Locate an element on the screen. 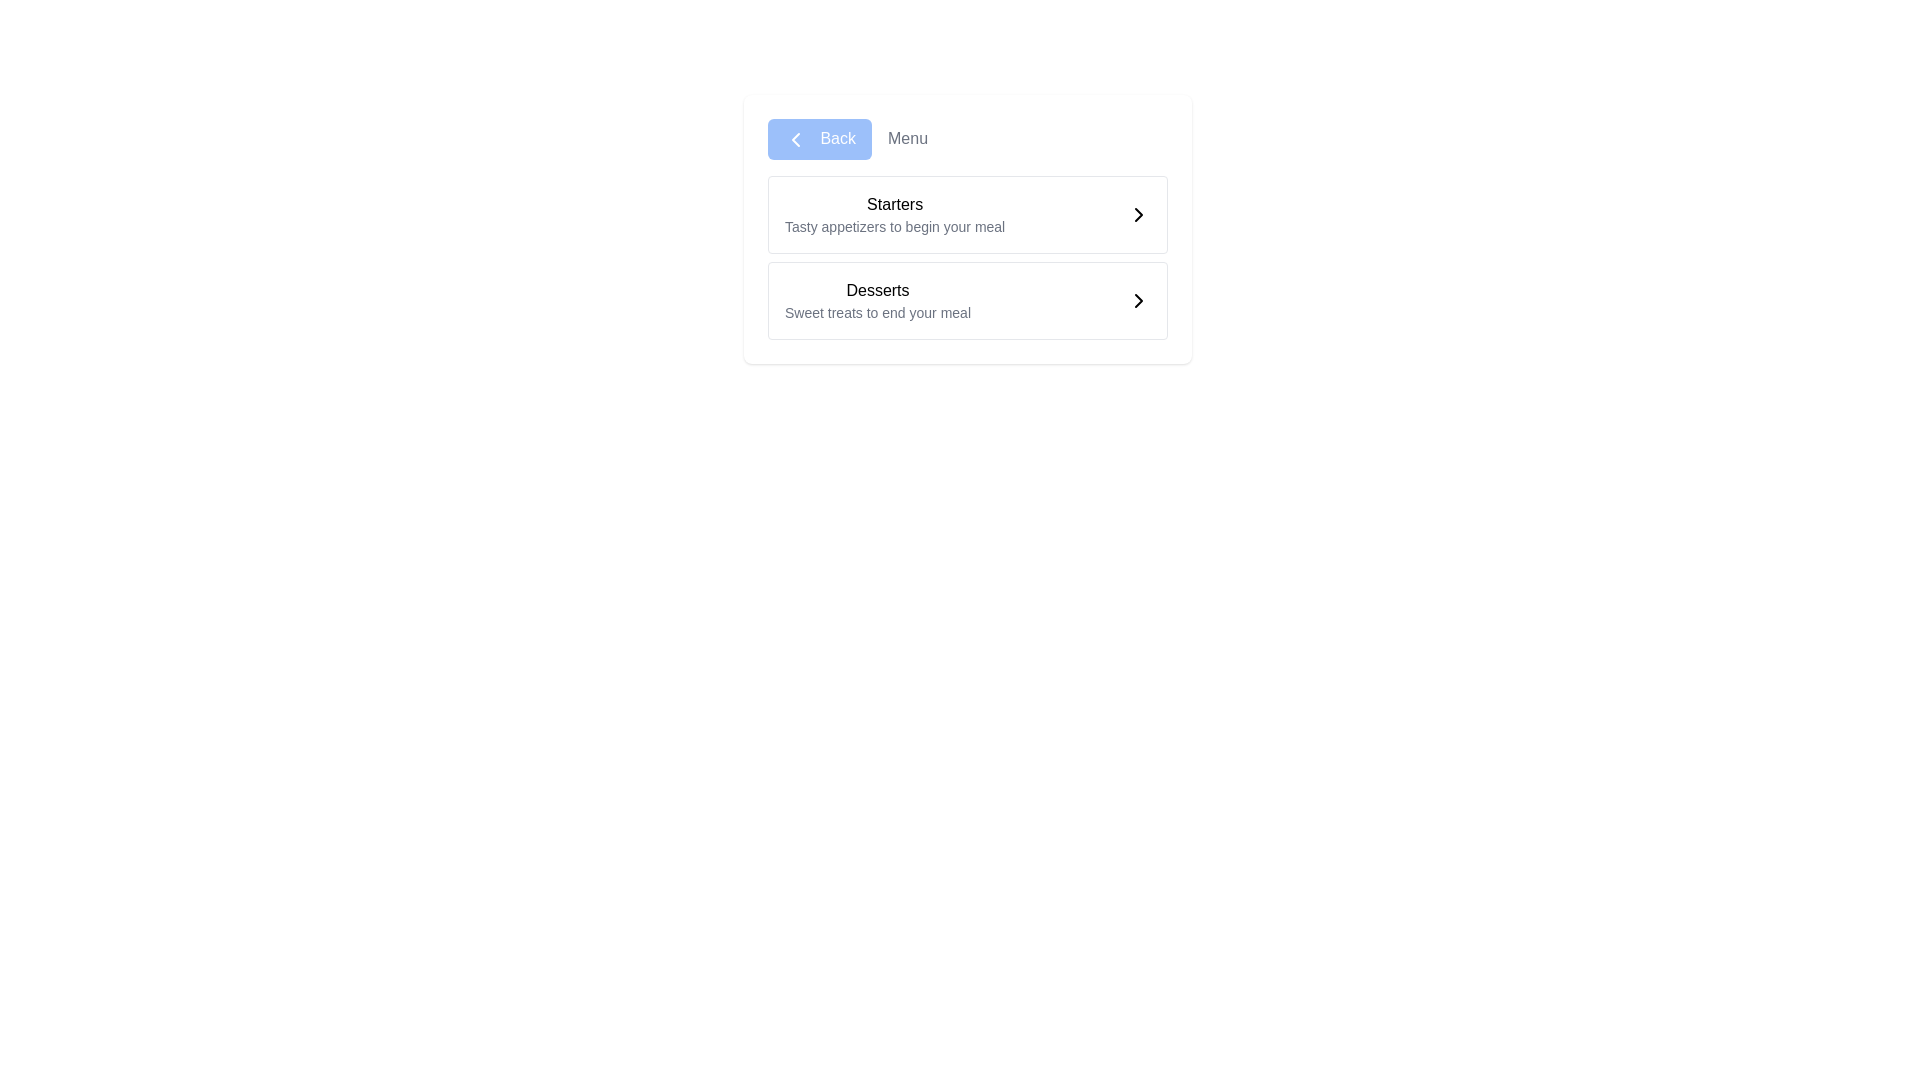 This screenshot has width=1920, height=1080. the menu item titled 'Desserts' with the description 'Sweet treats to end your meal' is located at coordinates (878, 300).